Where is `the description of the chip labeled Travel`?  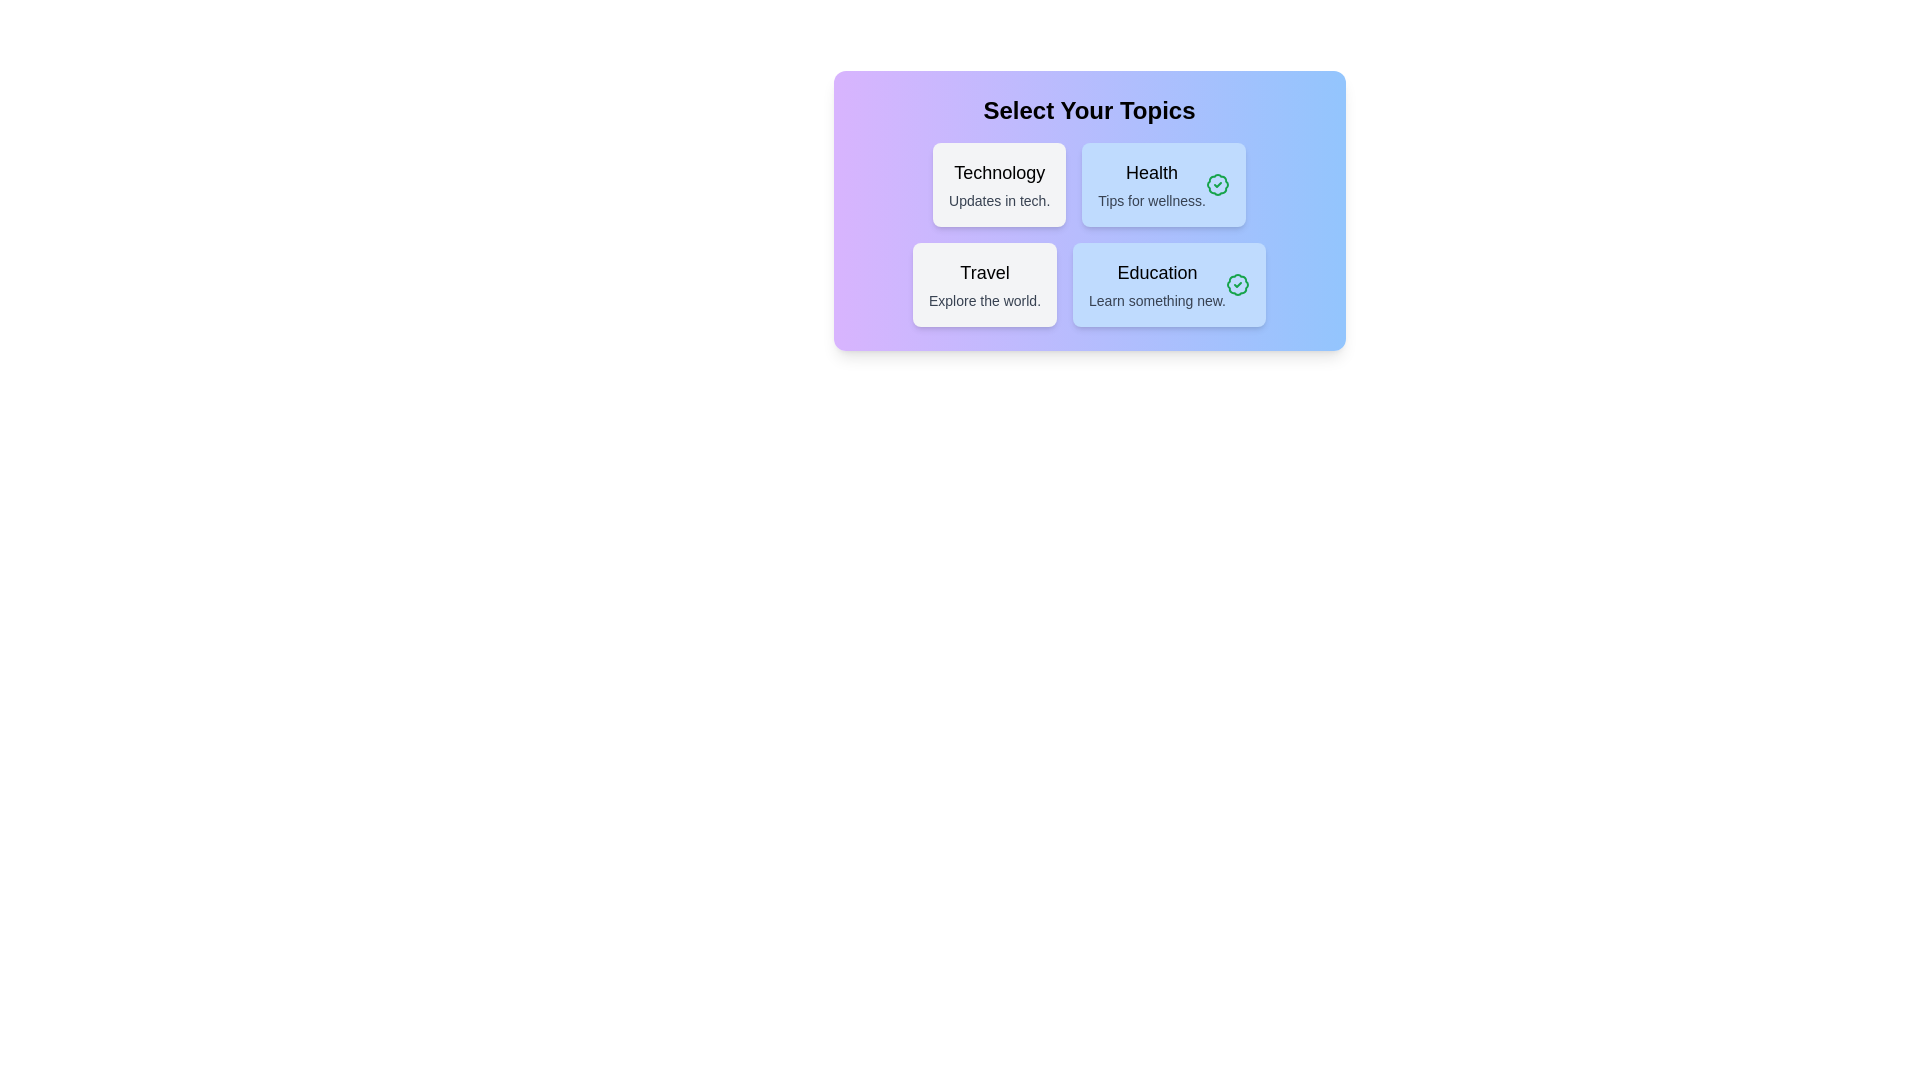
the description of the chip labeled Travel is located at coordinates (984, 285).